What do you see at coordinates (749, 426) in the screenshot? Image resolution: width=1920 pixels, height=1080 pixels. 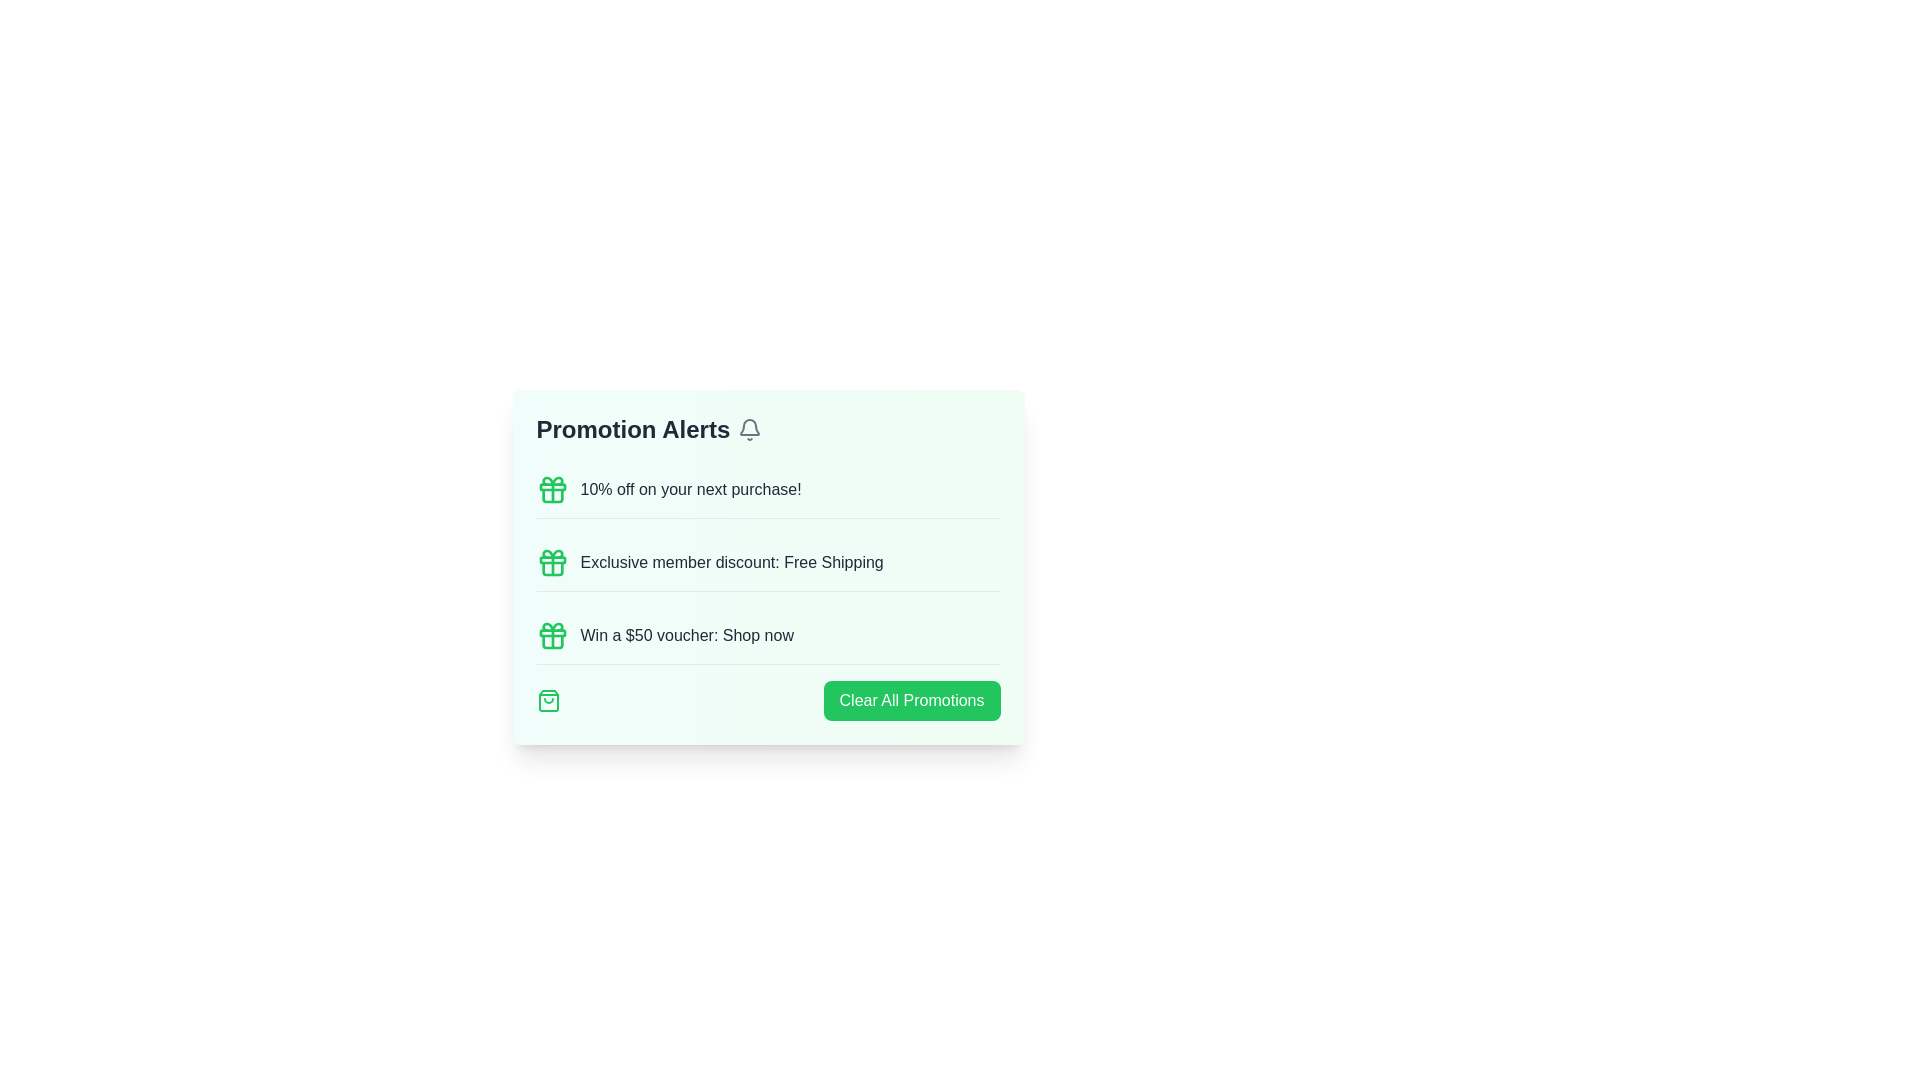 I see `the curved bell-shaped graphical vector element within the notification icon located in the upper-right region of the interface` at bounding box center [749, 426].